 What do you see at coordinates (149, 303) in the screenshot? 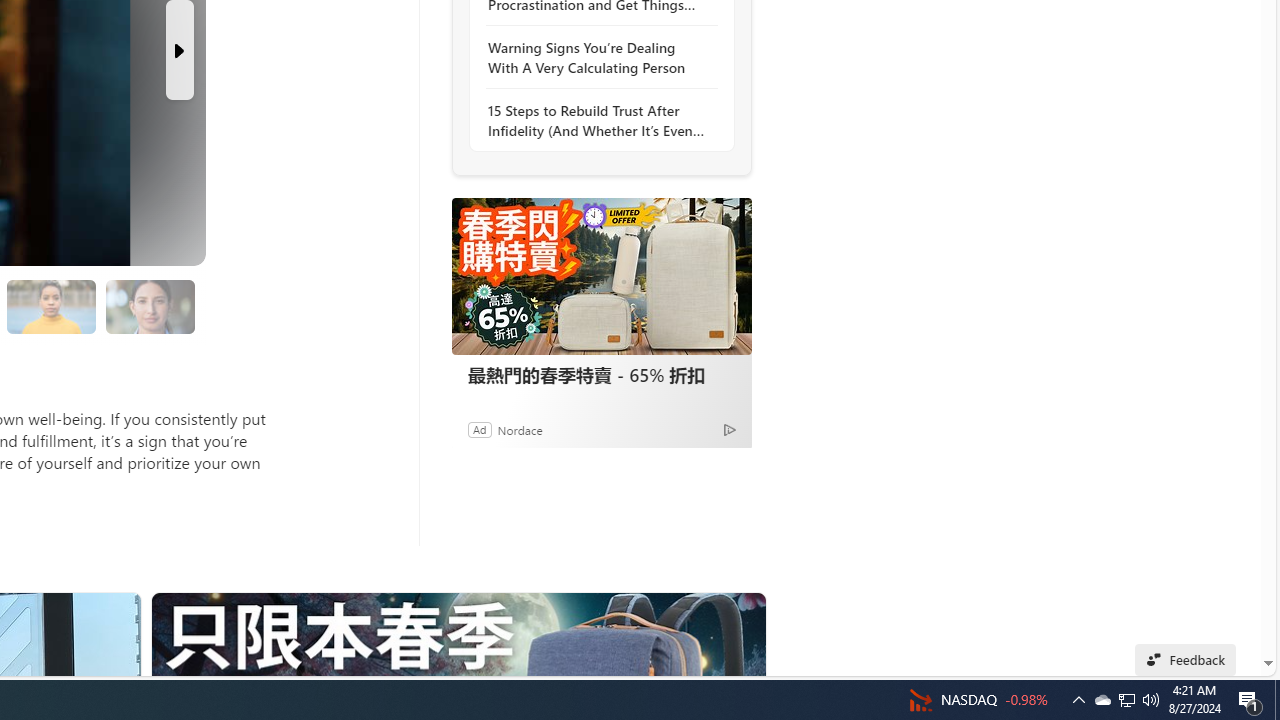
I see `'Class: progress'` at bounding box center [149, 303].